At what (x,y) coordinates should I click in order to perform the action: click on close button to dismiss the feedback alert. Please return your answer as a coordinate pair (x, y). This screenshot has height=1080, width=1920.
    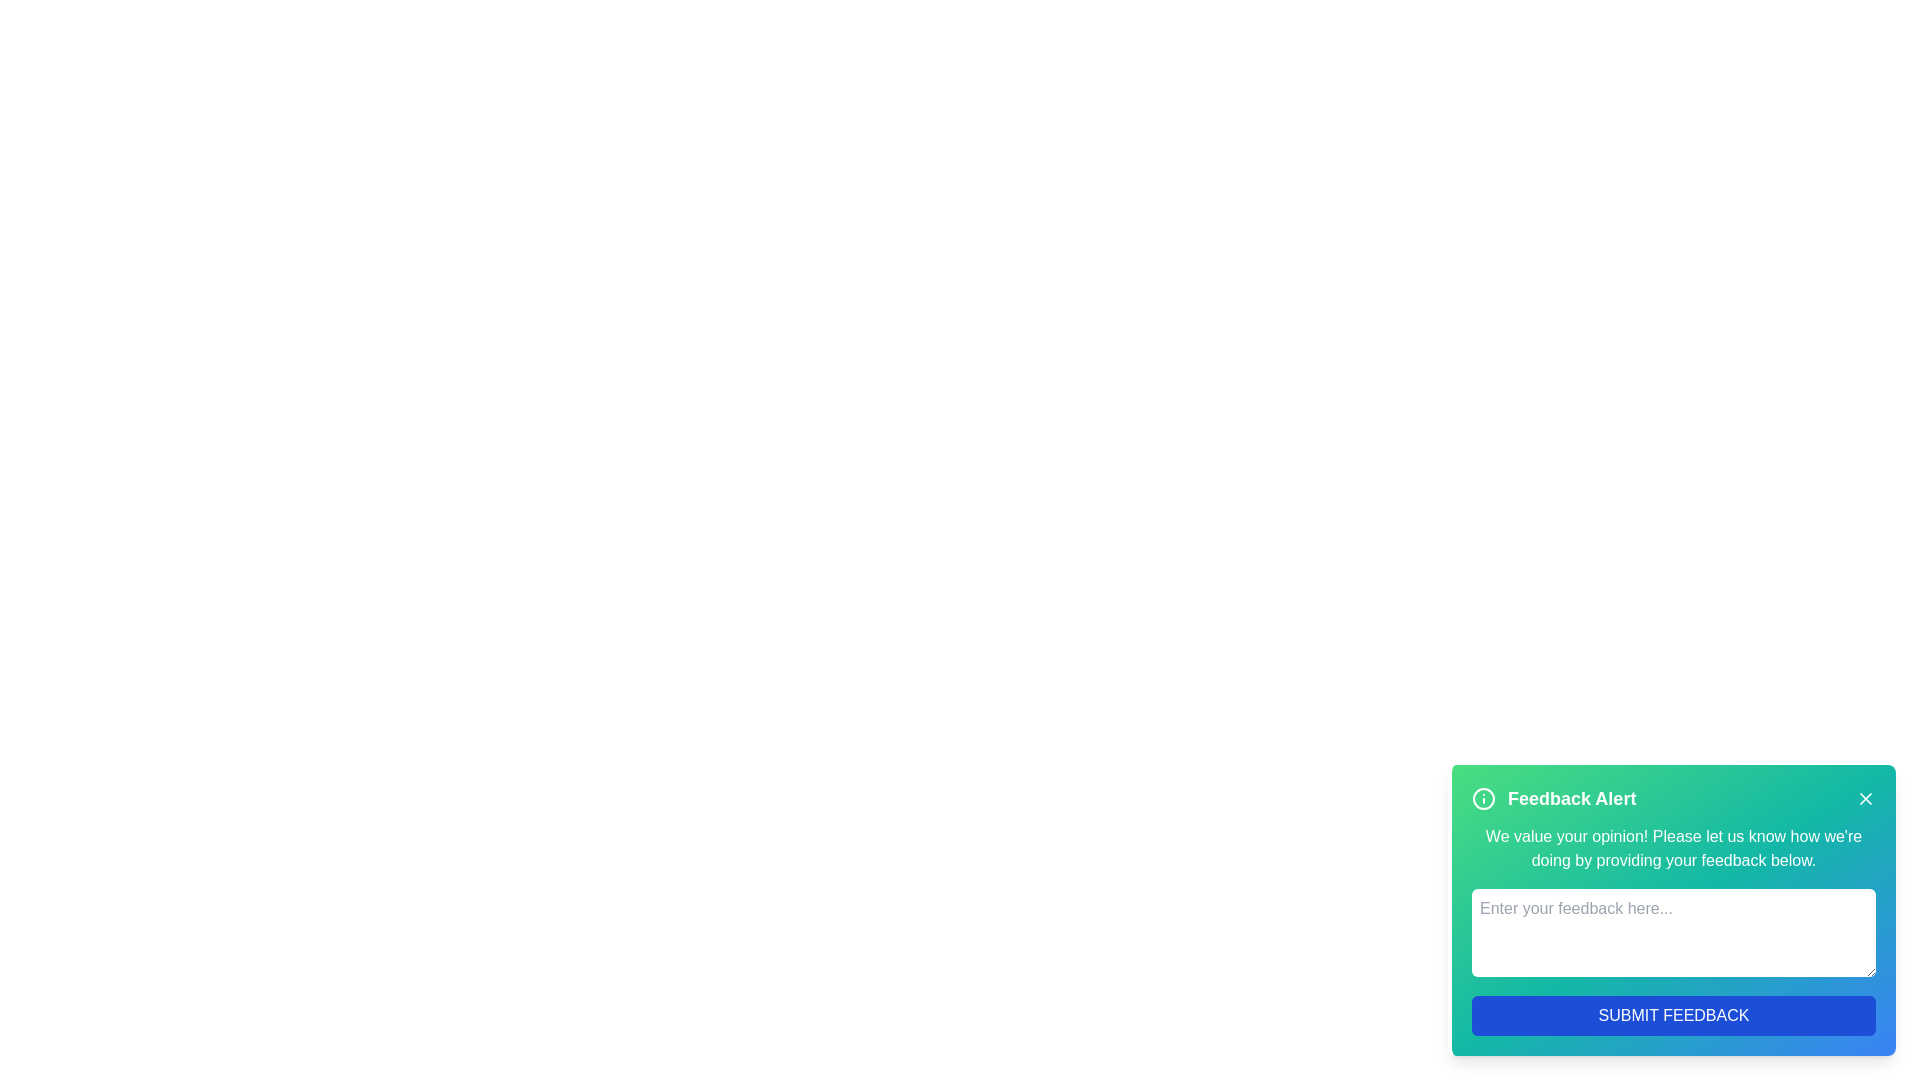
    Looking at the image, I should click on (1865, 797).